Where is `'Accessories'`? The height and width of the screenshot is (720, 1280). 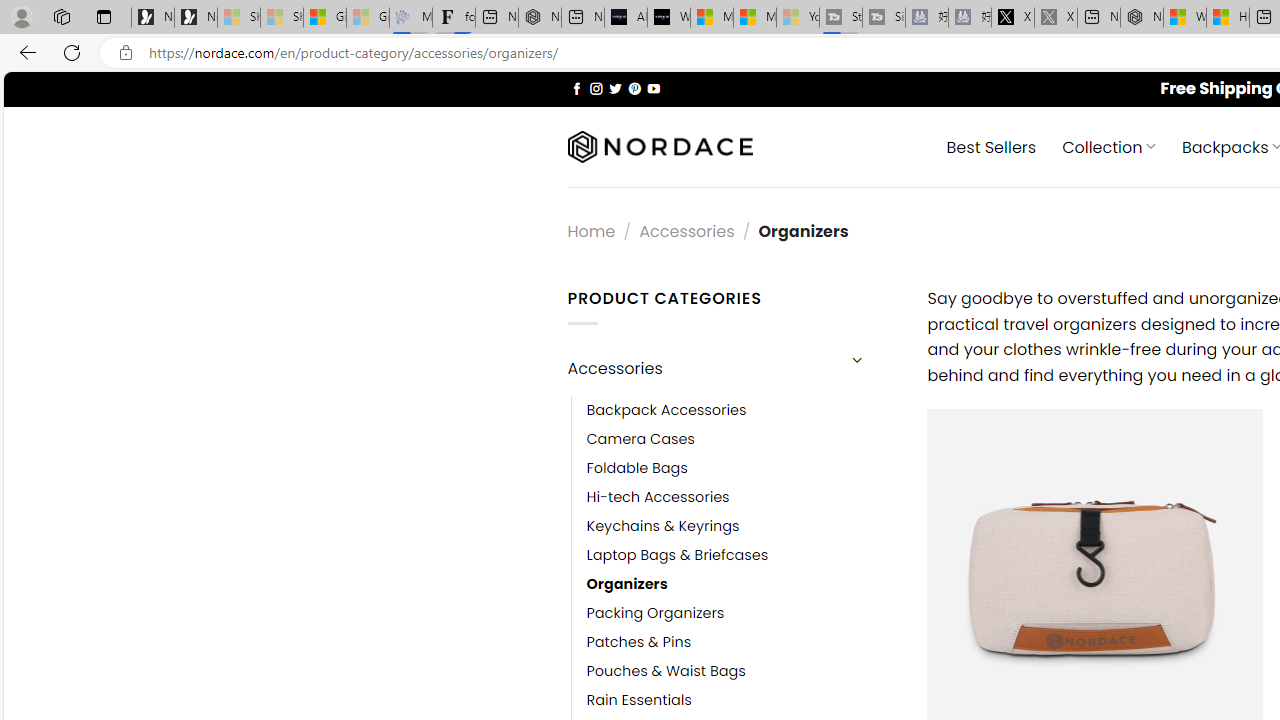 'Accessories' is located at coordinates (700, 368).